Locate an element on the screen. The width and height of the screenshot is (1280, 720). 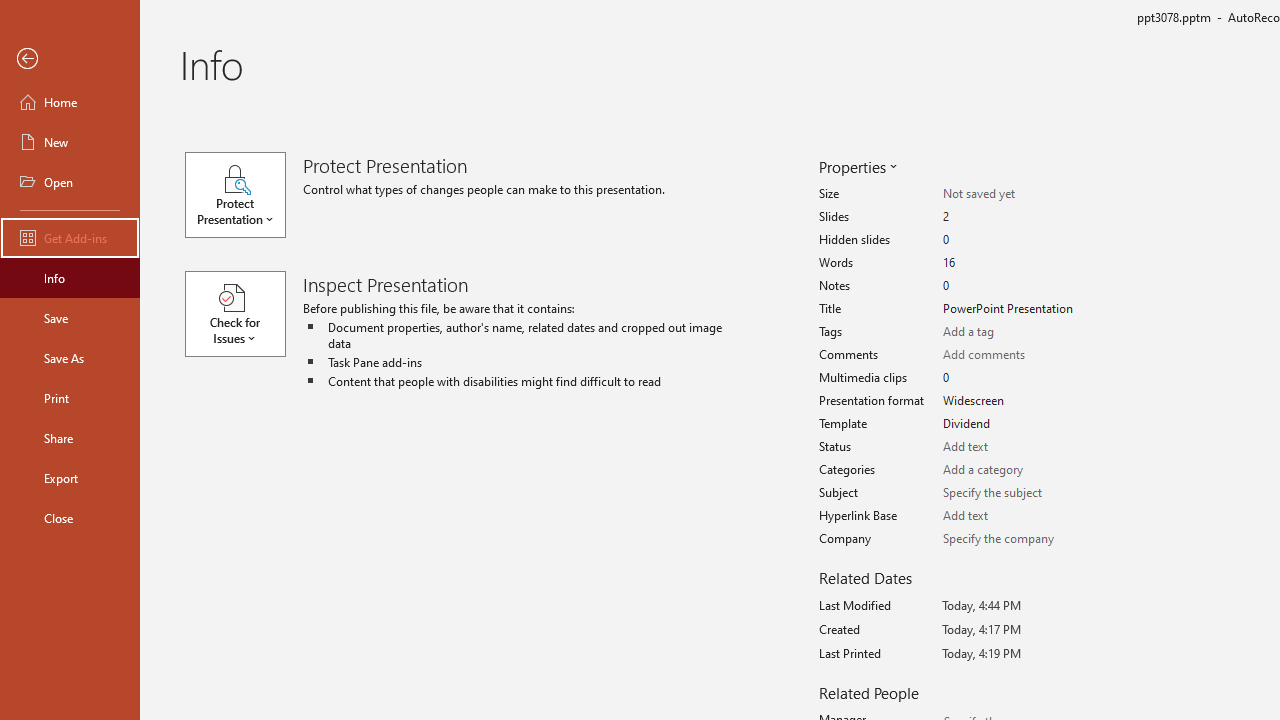
'Subject' is located at coordinates (1012, 493).